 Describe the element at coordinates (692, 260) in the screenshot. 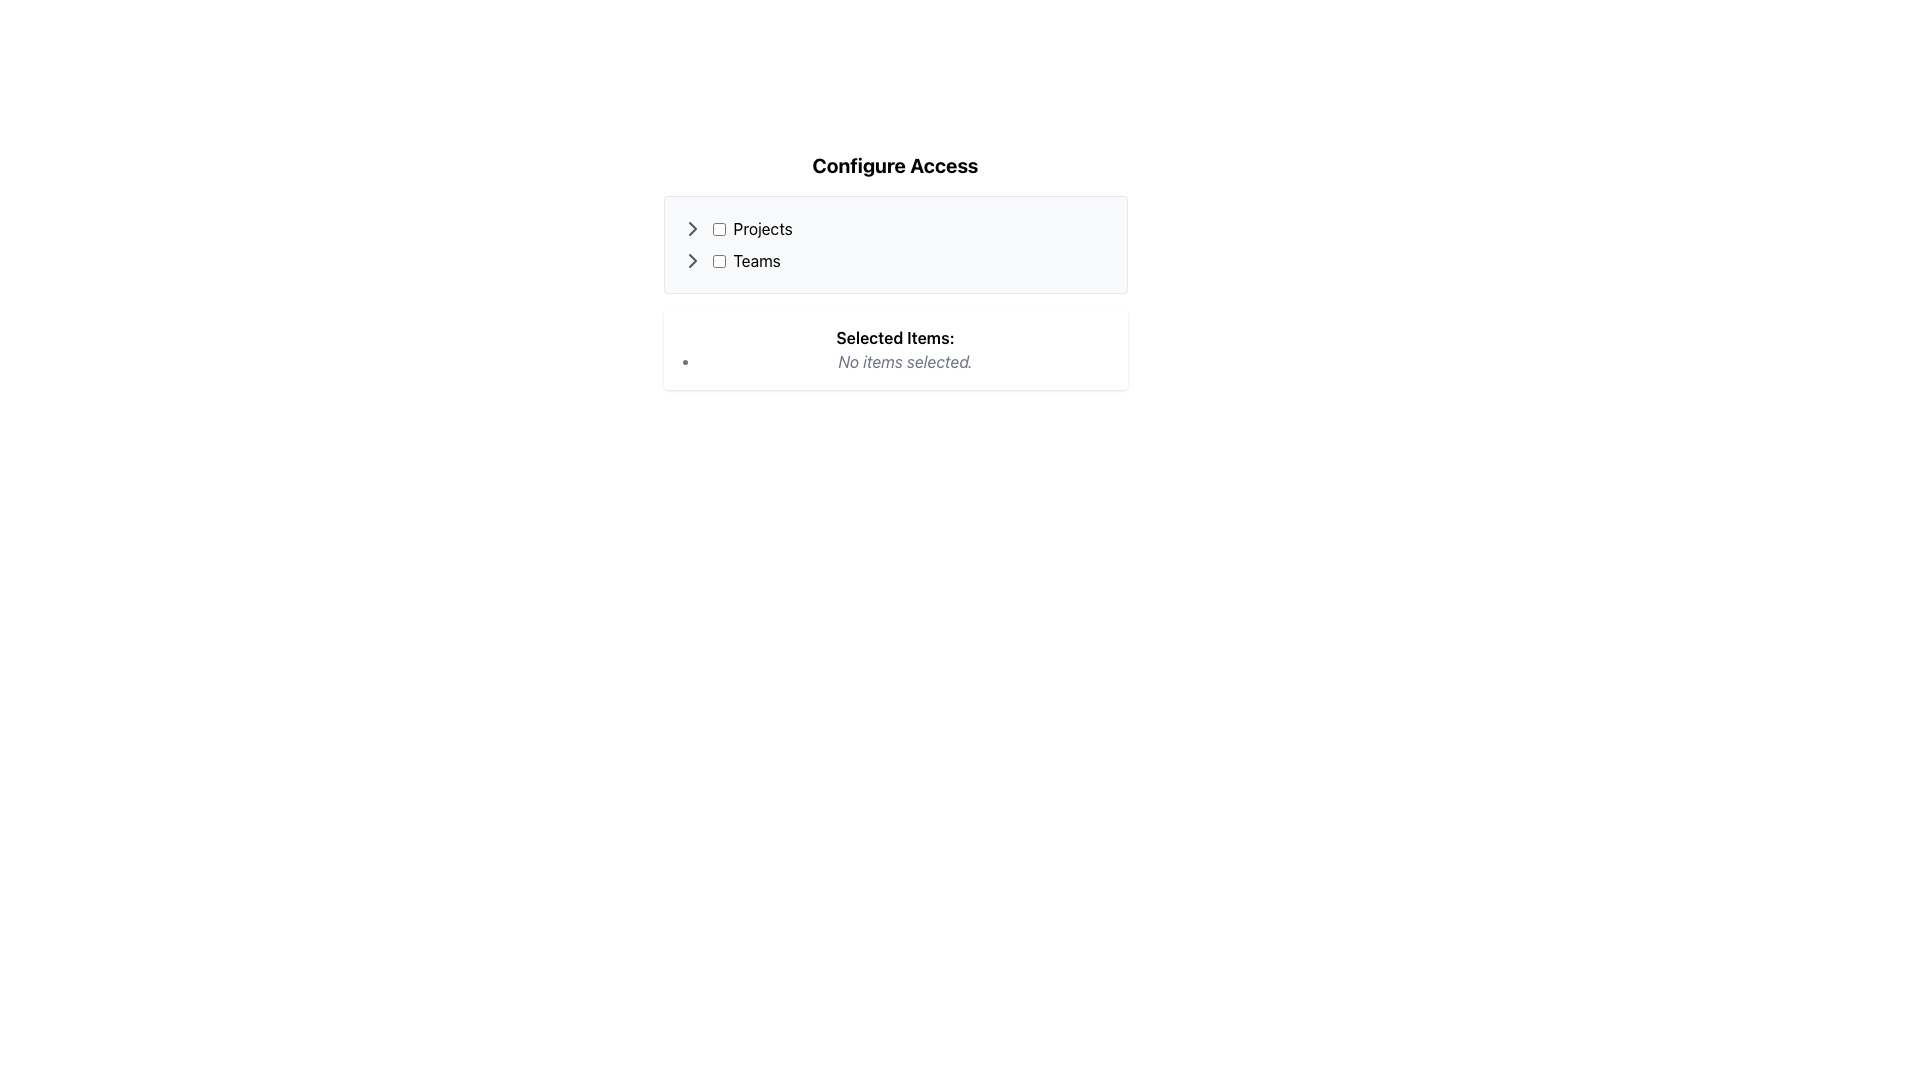

I see `the right-pointing chevron icon` at that location.